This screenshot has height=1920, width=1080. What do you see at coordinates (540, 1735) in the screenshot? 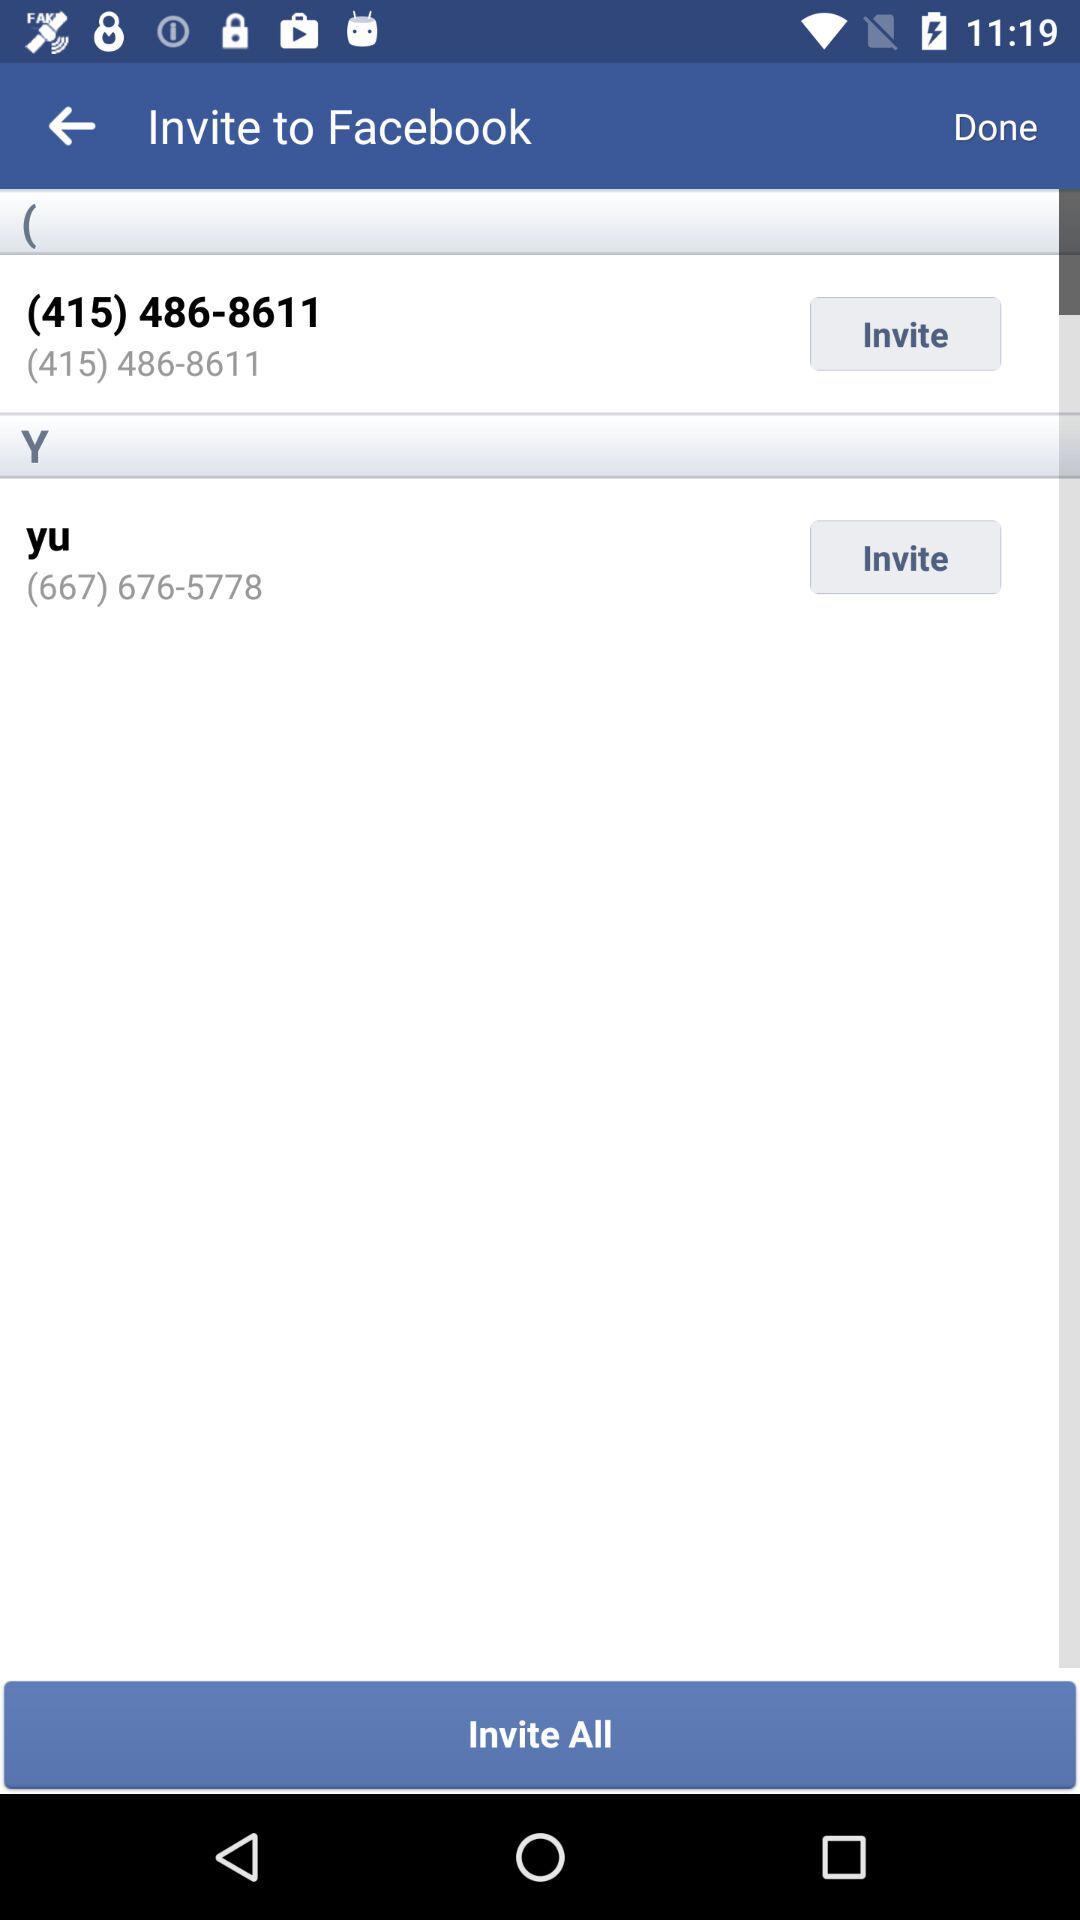
I see `invite all icon` at bounding box center [540, 1735].